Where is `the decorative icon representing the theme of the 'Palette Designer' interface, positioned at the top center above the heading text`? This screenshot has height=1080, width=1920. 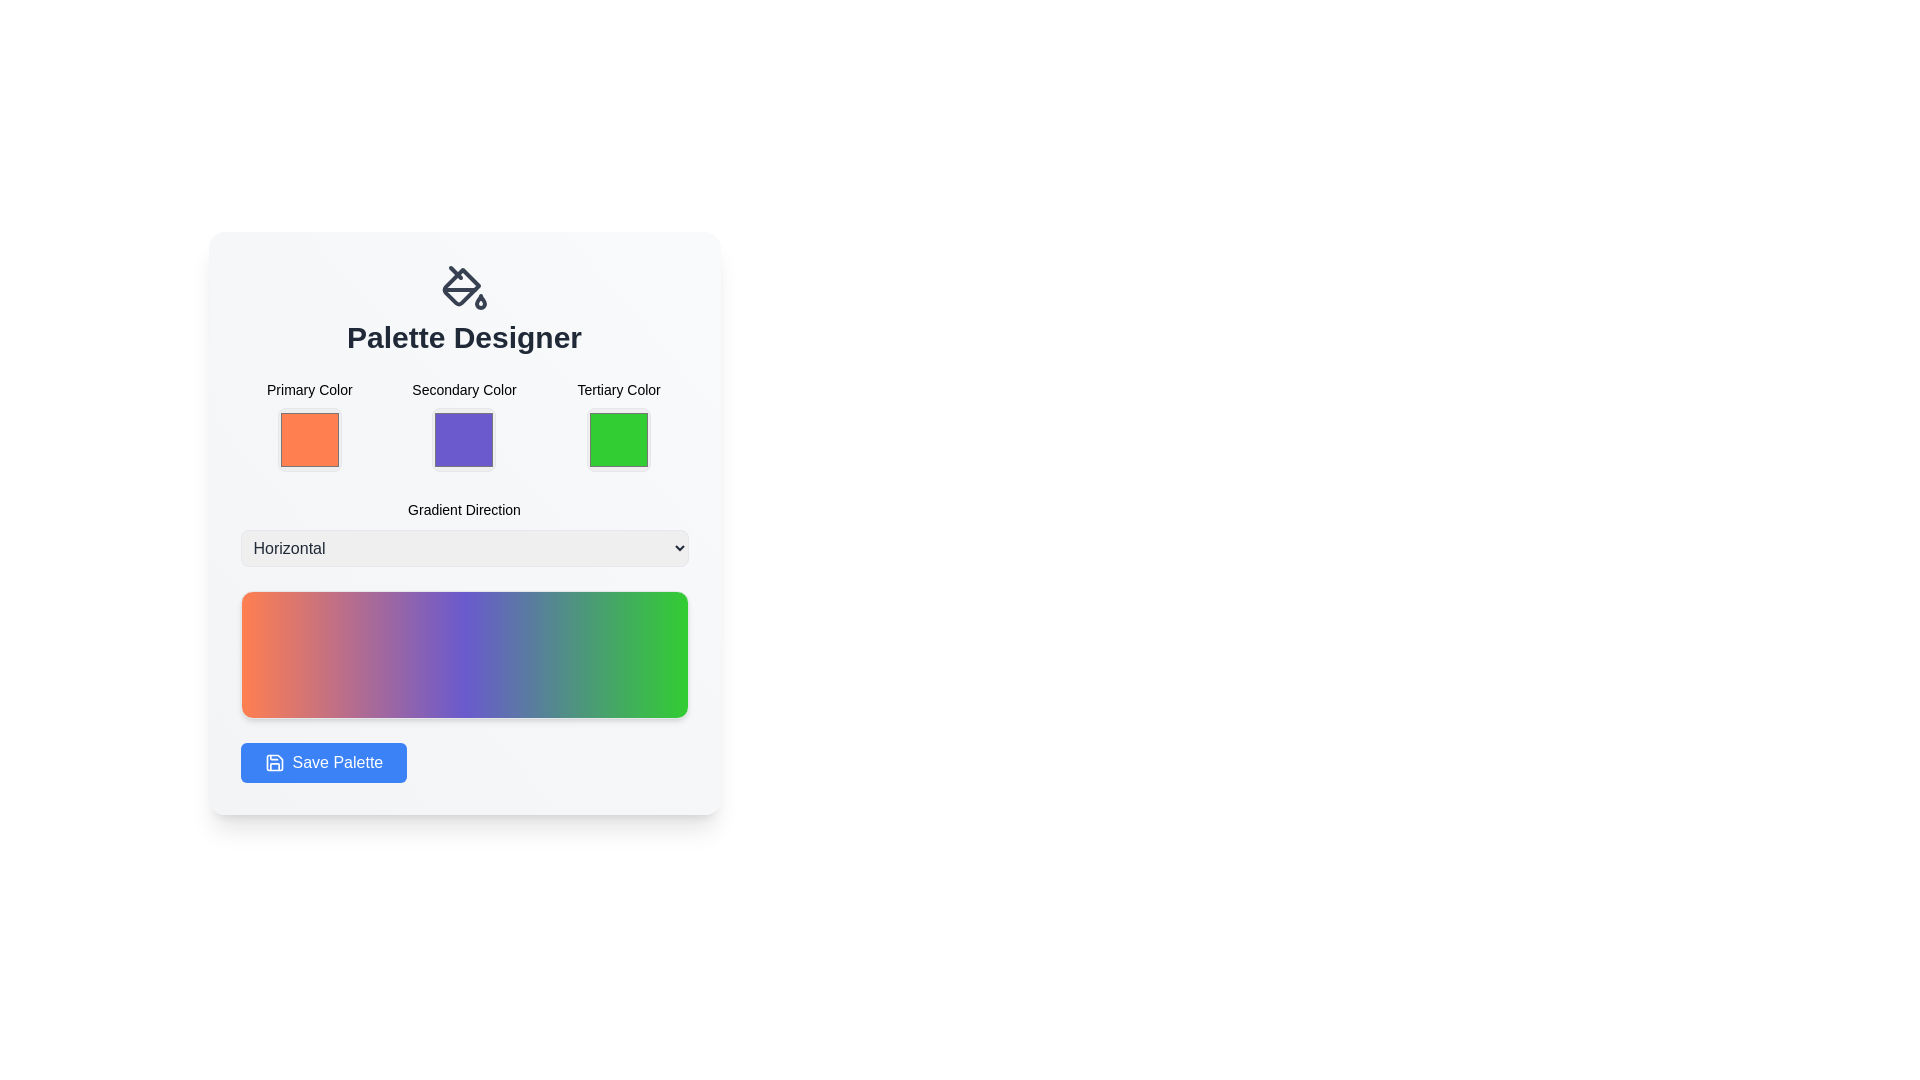 the decorative icon representing the theme of the 'Palette Designer' interface, positioned at the top center above the heading text is located at coordinates (463, 288).